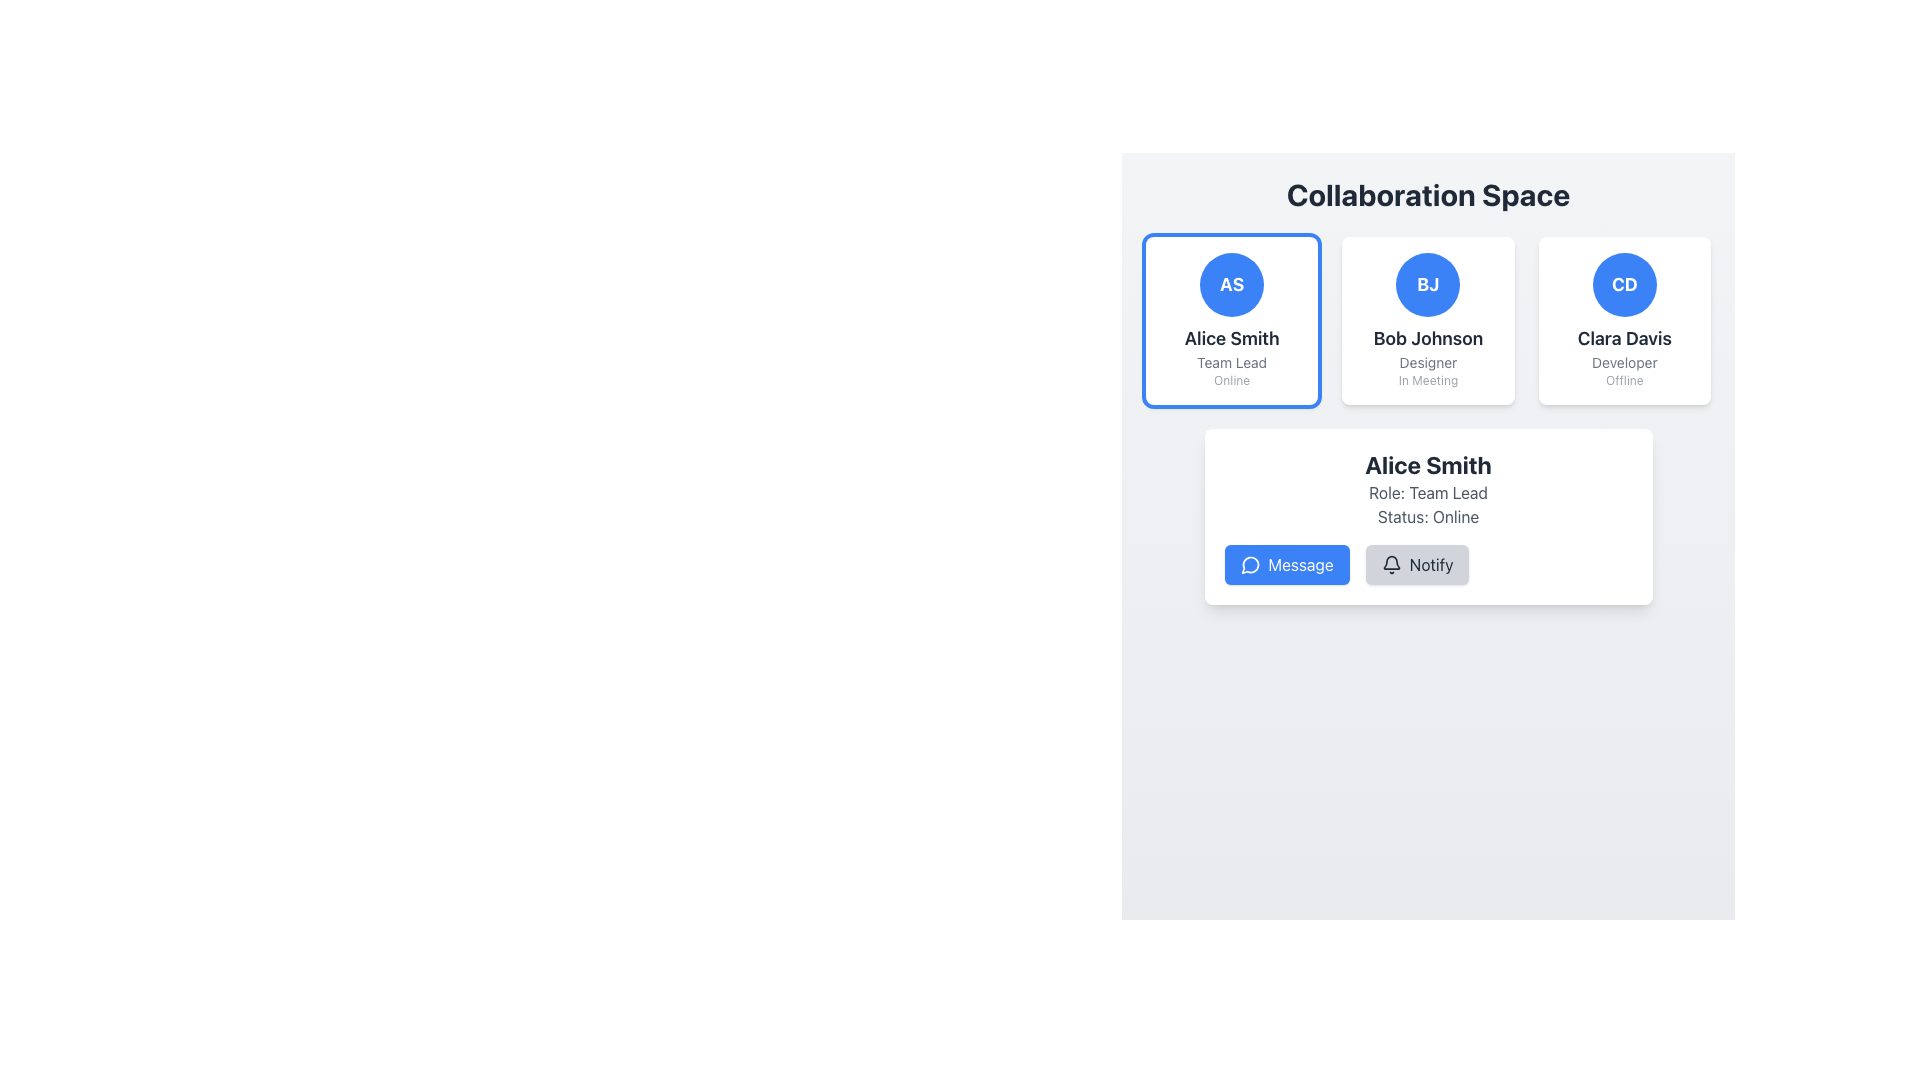  I want to click on the blue rectangular button labeled 'Message' with a speech bubble icon for visual feedback, so click(1287, 564).